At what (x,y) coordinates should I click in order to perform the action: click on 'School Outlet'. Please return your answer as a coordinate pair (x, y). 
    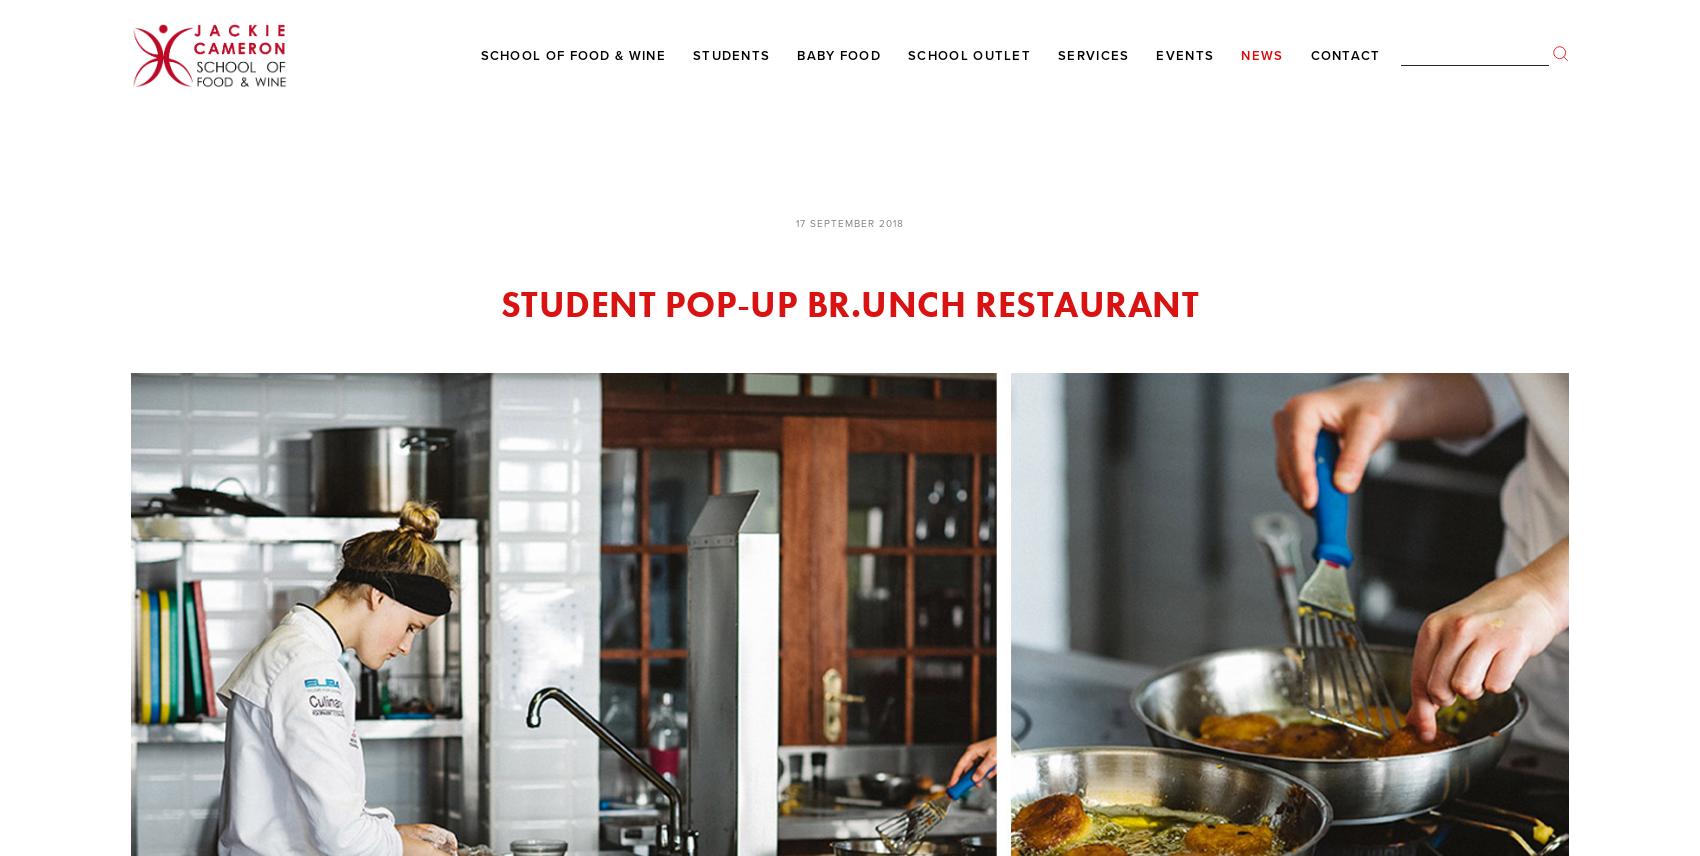
    Looking at the image, I should click on (968, 53).